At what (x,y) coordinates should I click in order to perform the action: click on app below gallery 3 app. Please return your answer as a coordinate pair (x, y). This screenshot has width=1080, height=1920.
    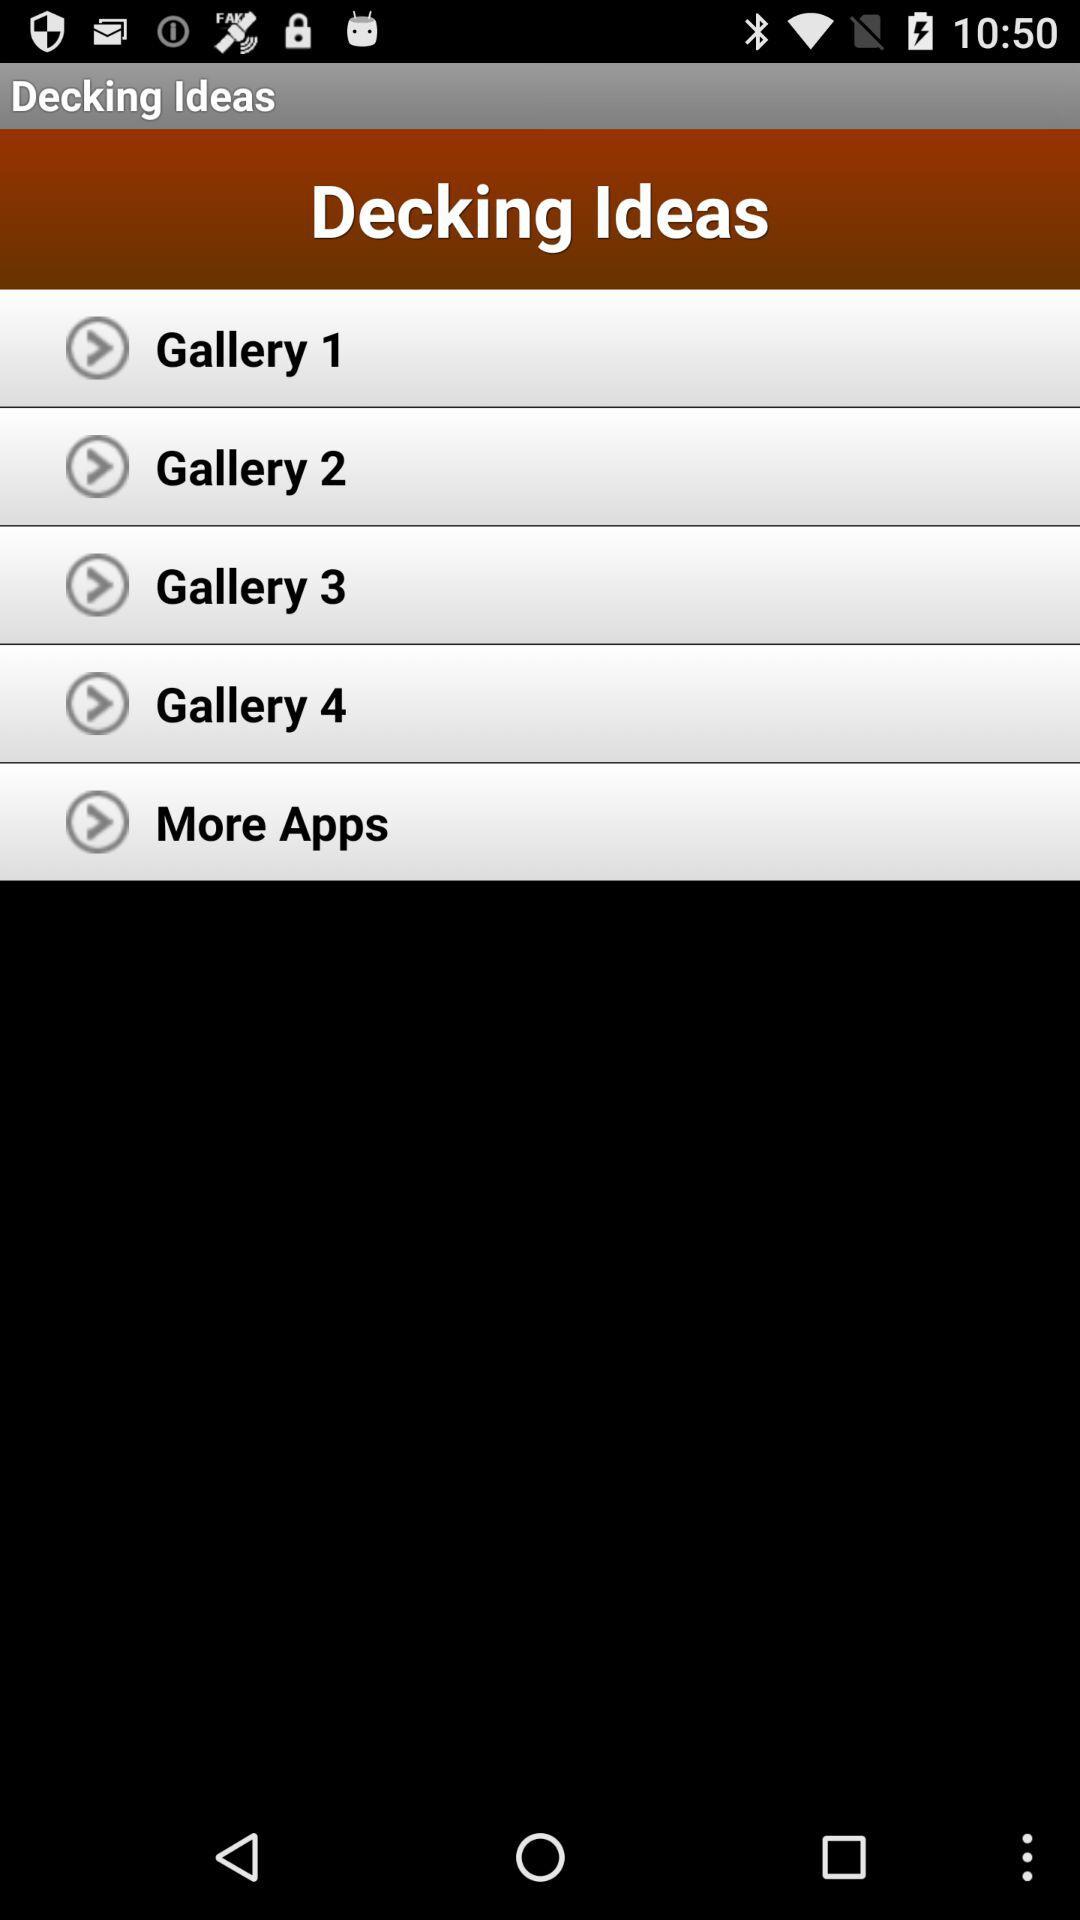
    Looking at the image, I should click on (250, 703).